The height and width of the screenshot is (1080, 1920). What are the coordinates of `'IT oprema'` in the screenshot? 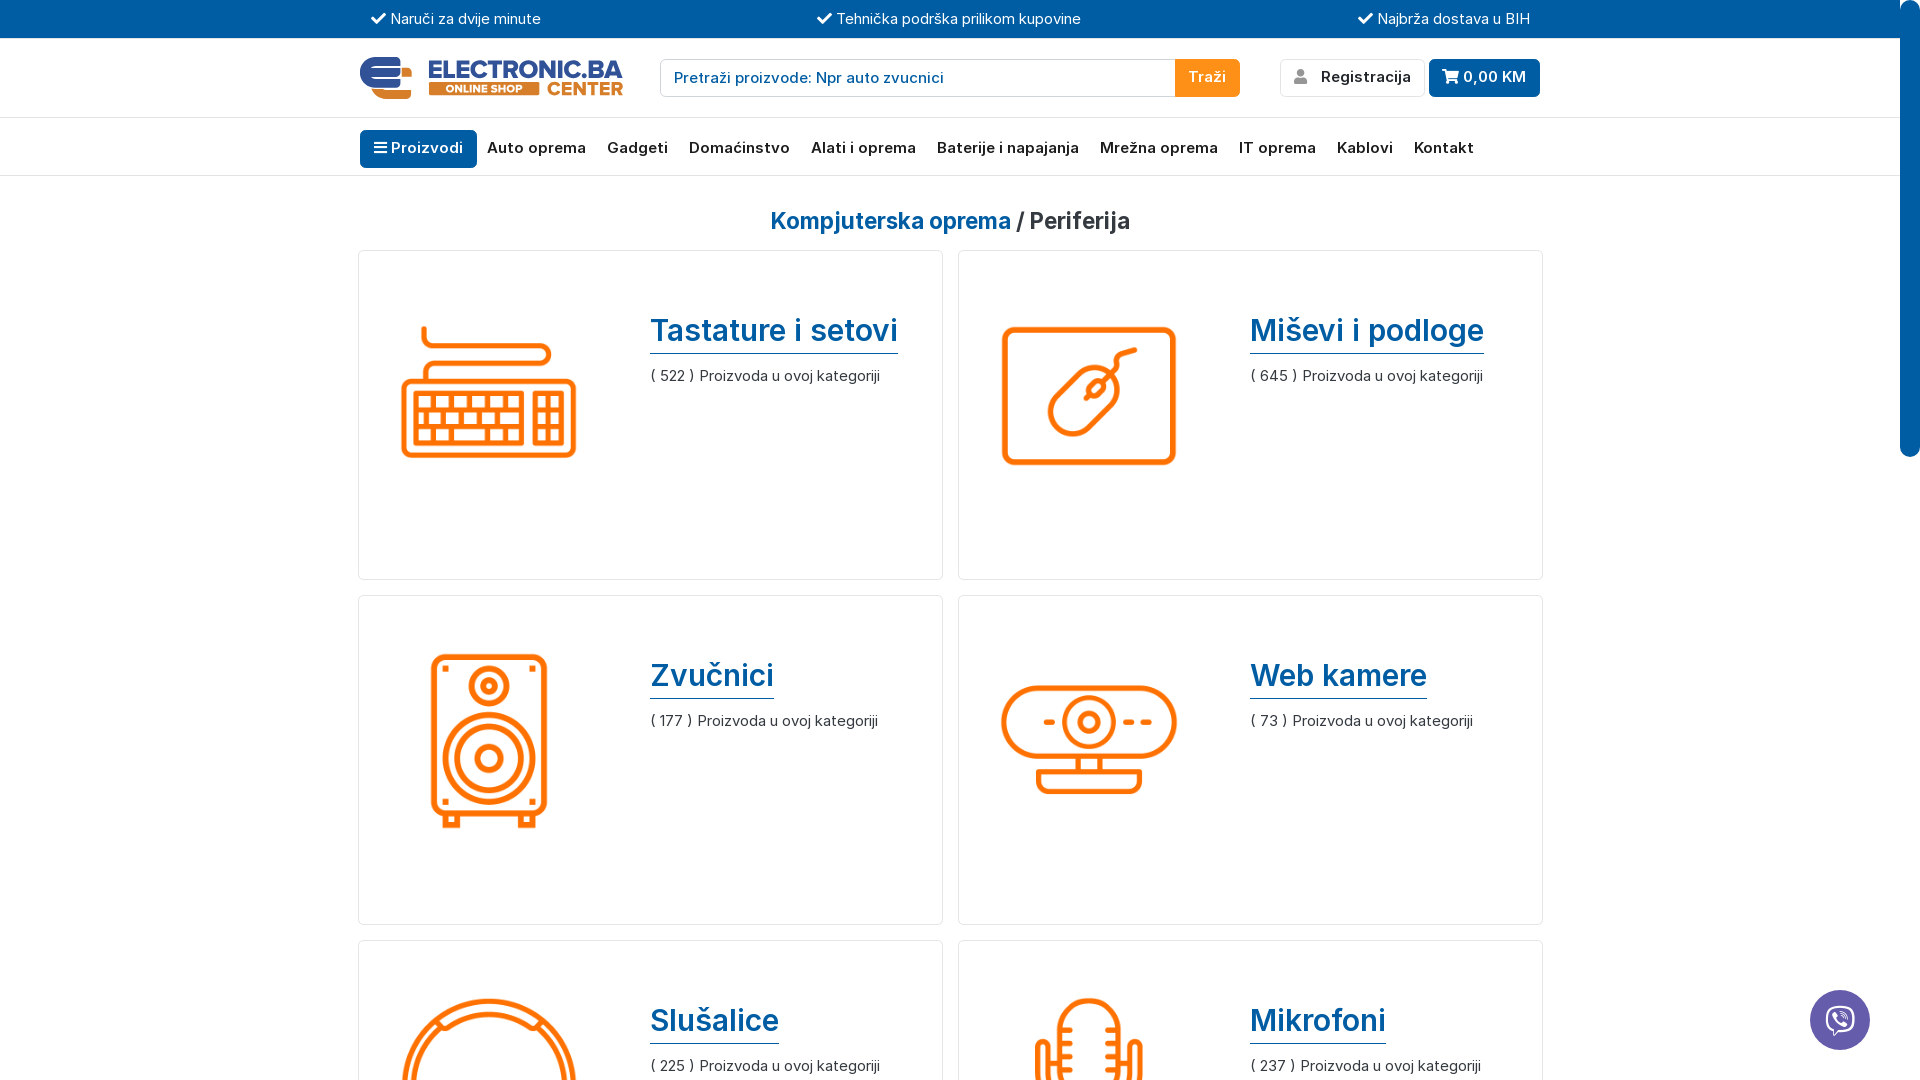 It's located at (1275, 148).